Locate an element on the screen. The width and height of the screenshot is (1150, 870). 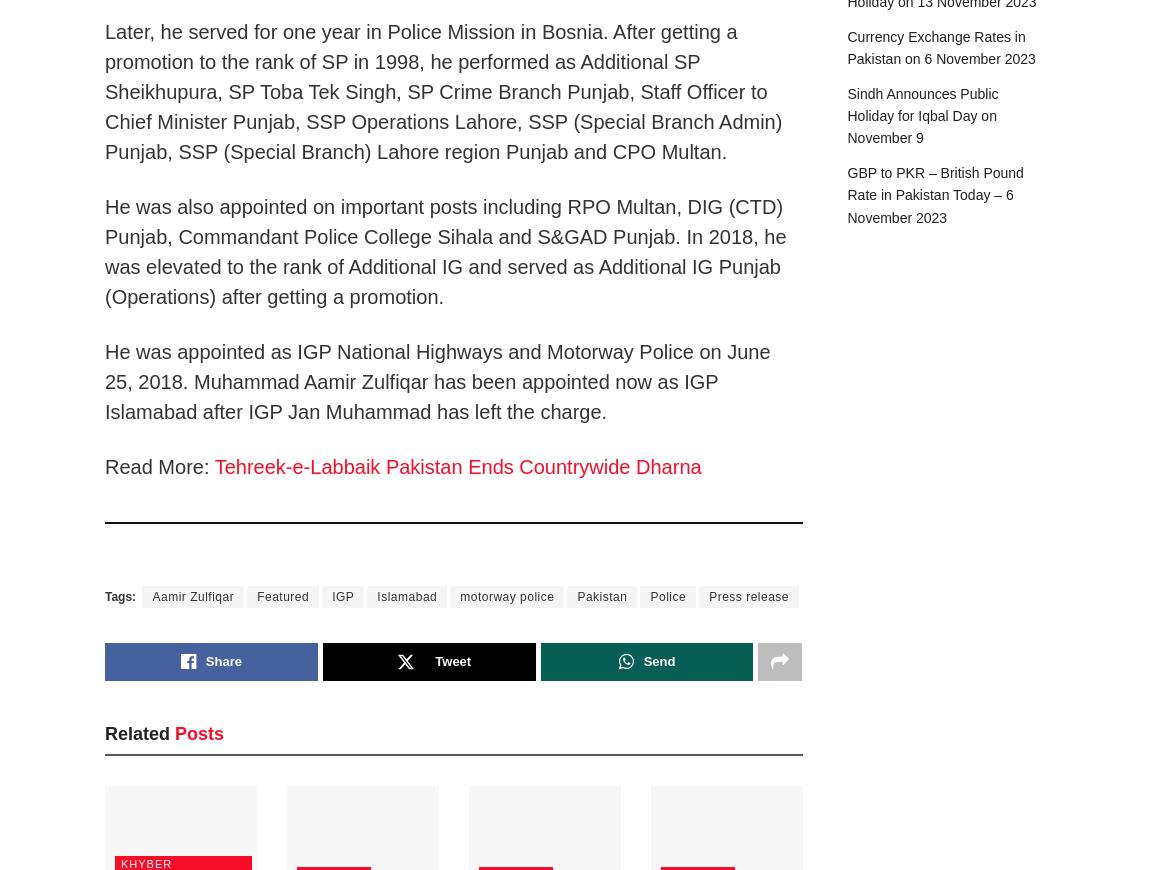
'Send' is located at coordinates (657, 660).